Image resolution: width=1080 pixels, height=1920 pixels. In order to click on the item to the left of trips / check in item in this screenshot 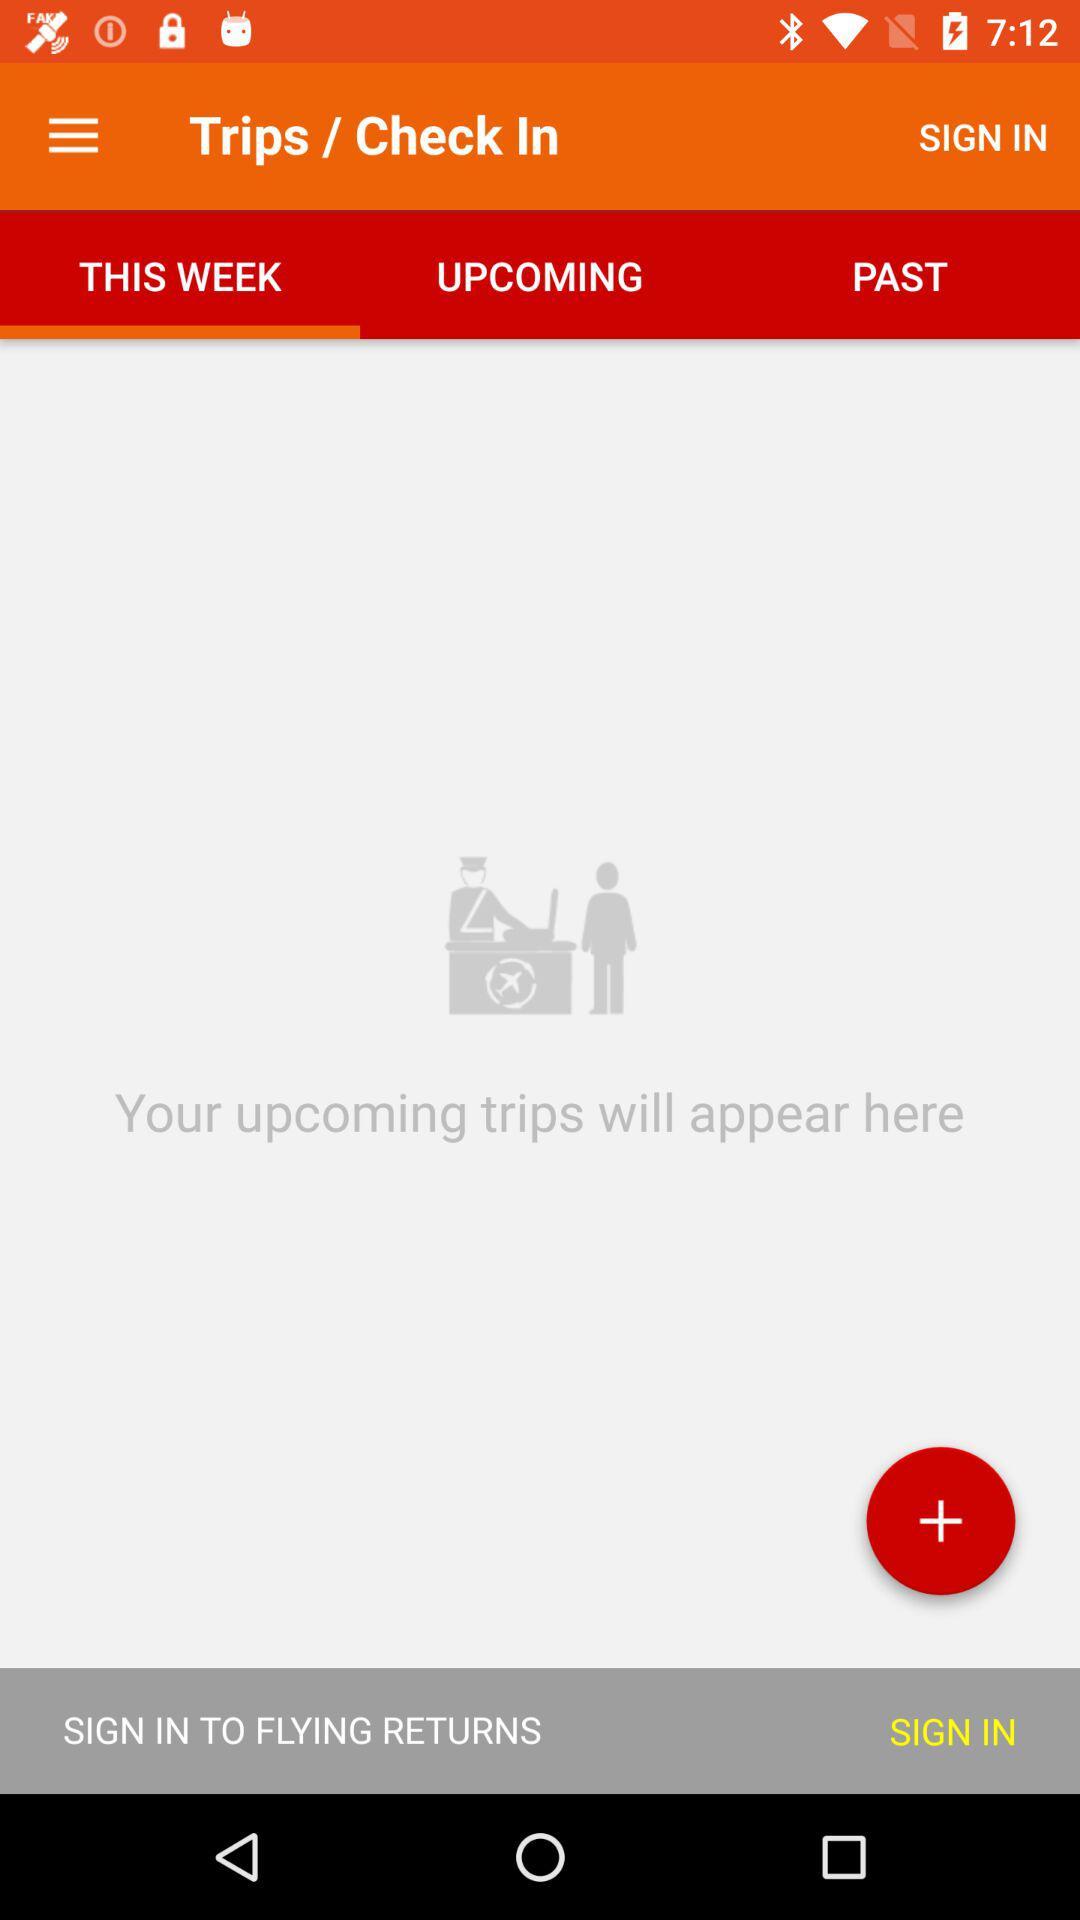, I will do `click(72, 135)`.